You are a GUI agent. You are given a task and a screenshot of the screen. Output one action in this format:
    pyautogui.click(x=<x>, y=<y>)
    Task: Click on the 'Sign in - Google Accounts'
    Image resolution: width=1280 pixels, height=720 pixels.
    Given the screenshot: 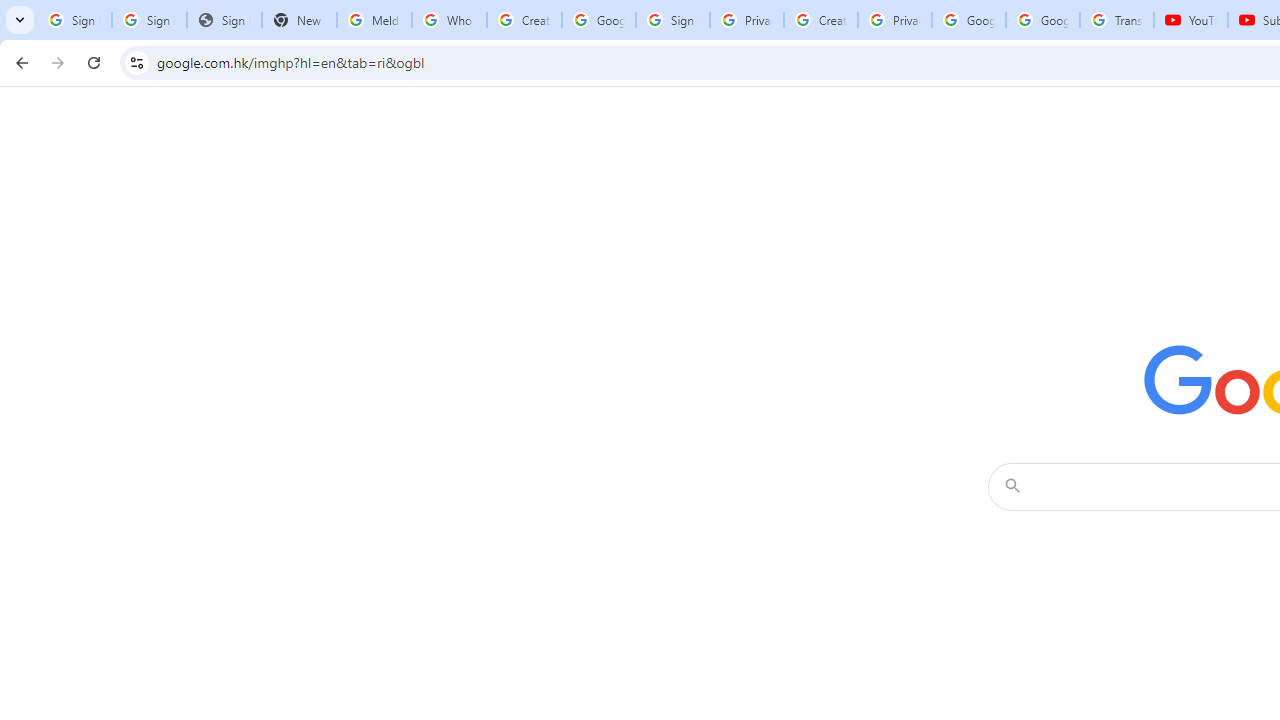 What is the action you would take?
    pyautogui.click(x=673, y=20)
    